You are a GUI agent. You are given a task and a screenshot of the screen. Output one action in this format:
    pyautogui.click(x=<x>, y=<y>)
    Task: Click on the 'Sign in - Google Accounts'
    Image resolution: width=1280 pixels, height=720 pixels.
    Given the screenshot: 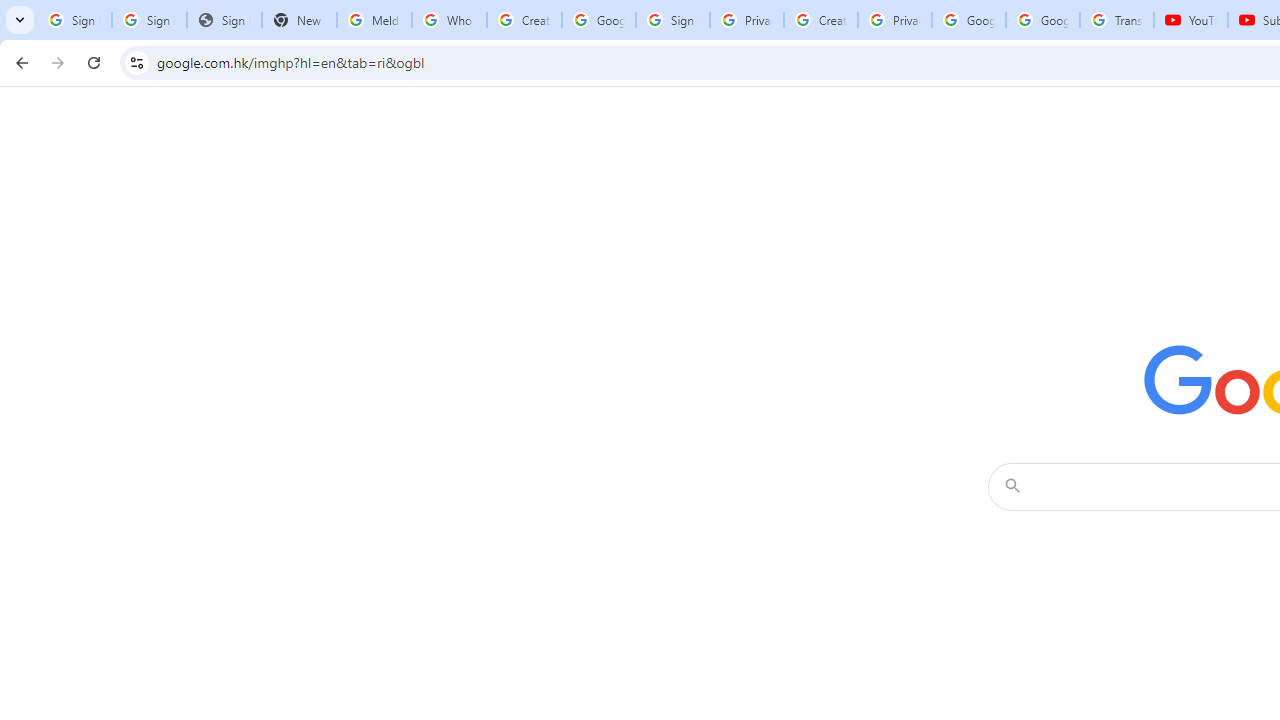 What is the action you would take?
    pyautogui.click(x=673, y=20)
    